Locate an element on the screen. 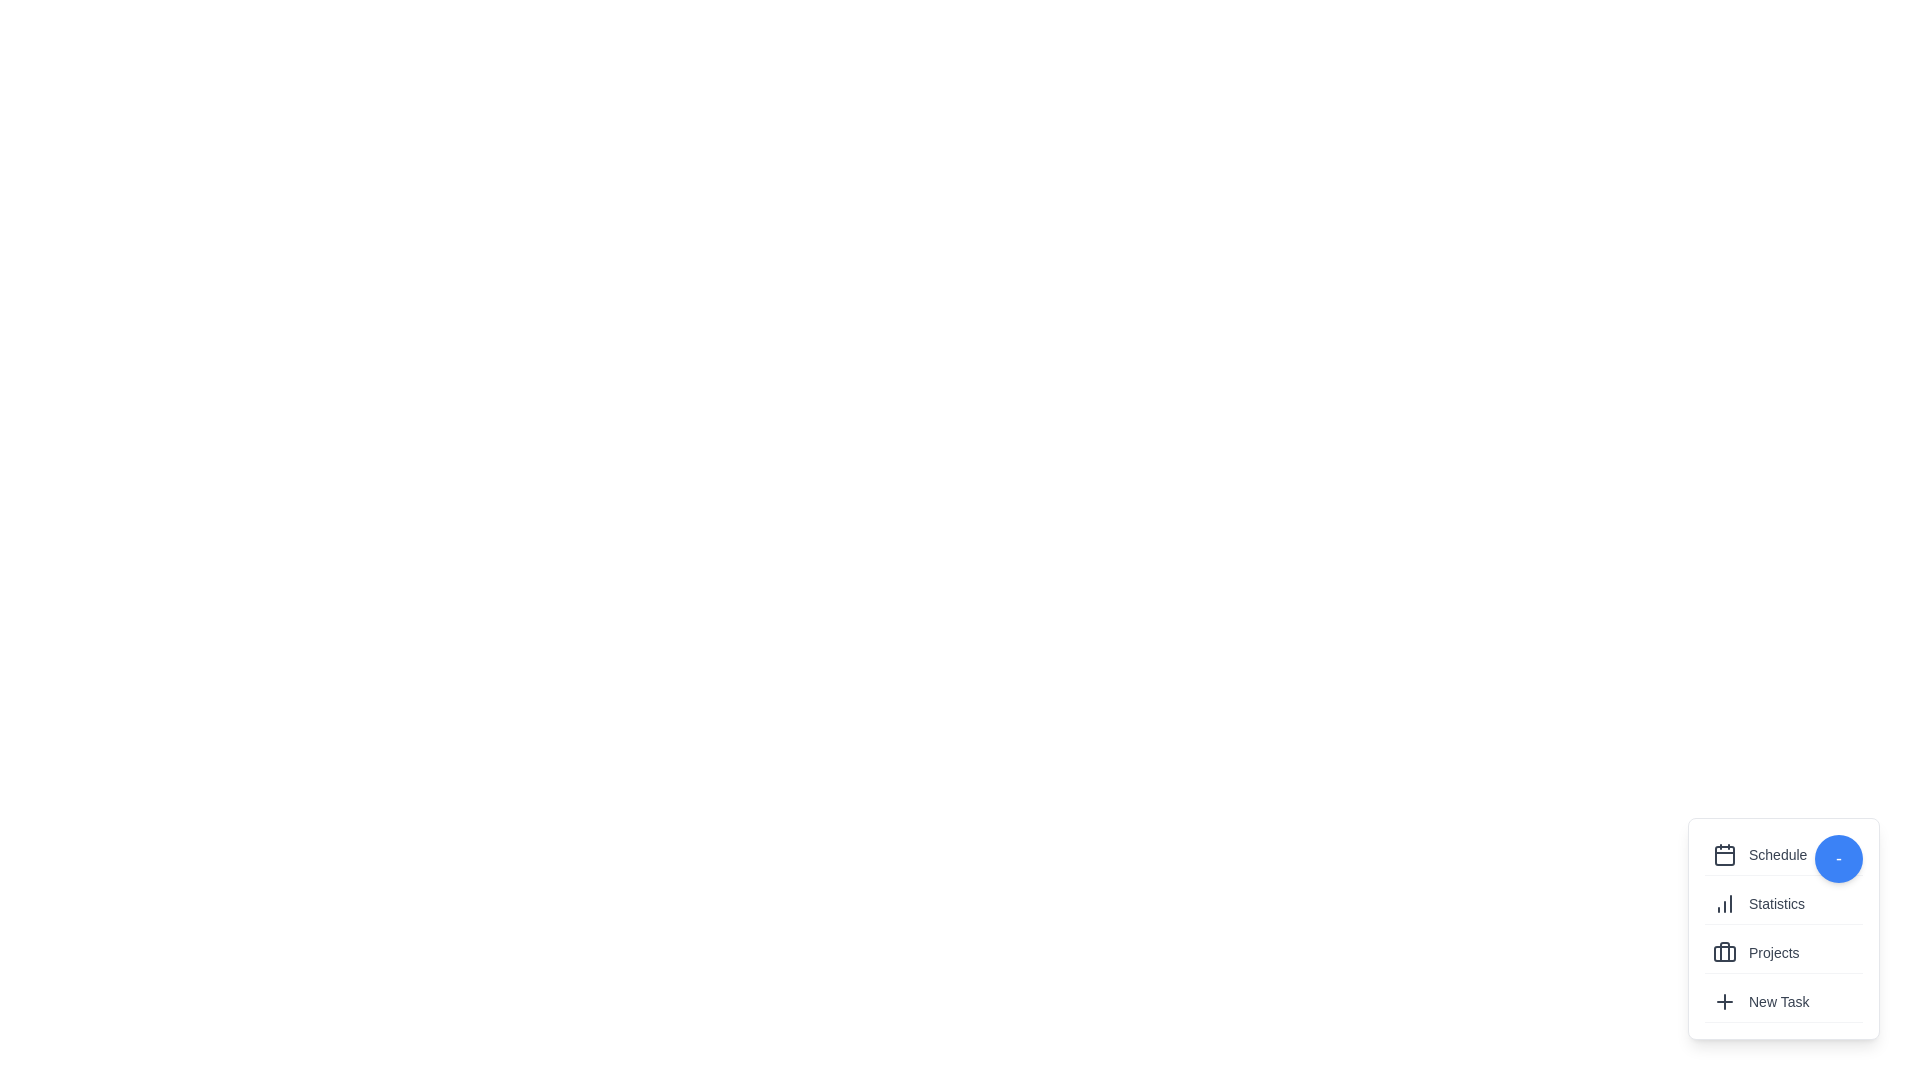 Image resolution: width=1920 pixels, height=1080 pixels. the first interactive menu item labeled 'Schedule' which has a calendar icon is located at coordinates (1784, 855).